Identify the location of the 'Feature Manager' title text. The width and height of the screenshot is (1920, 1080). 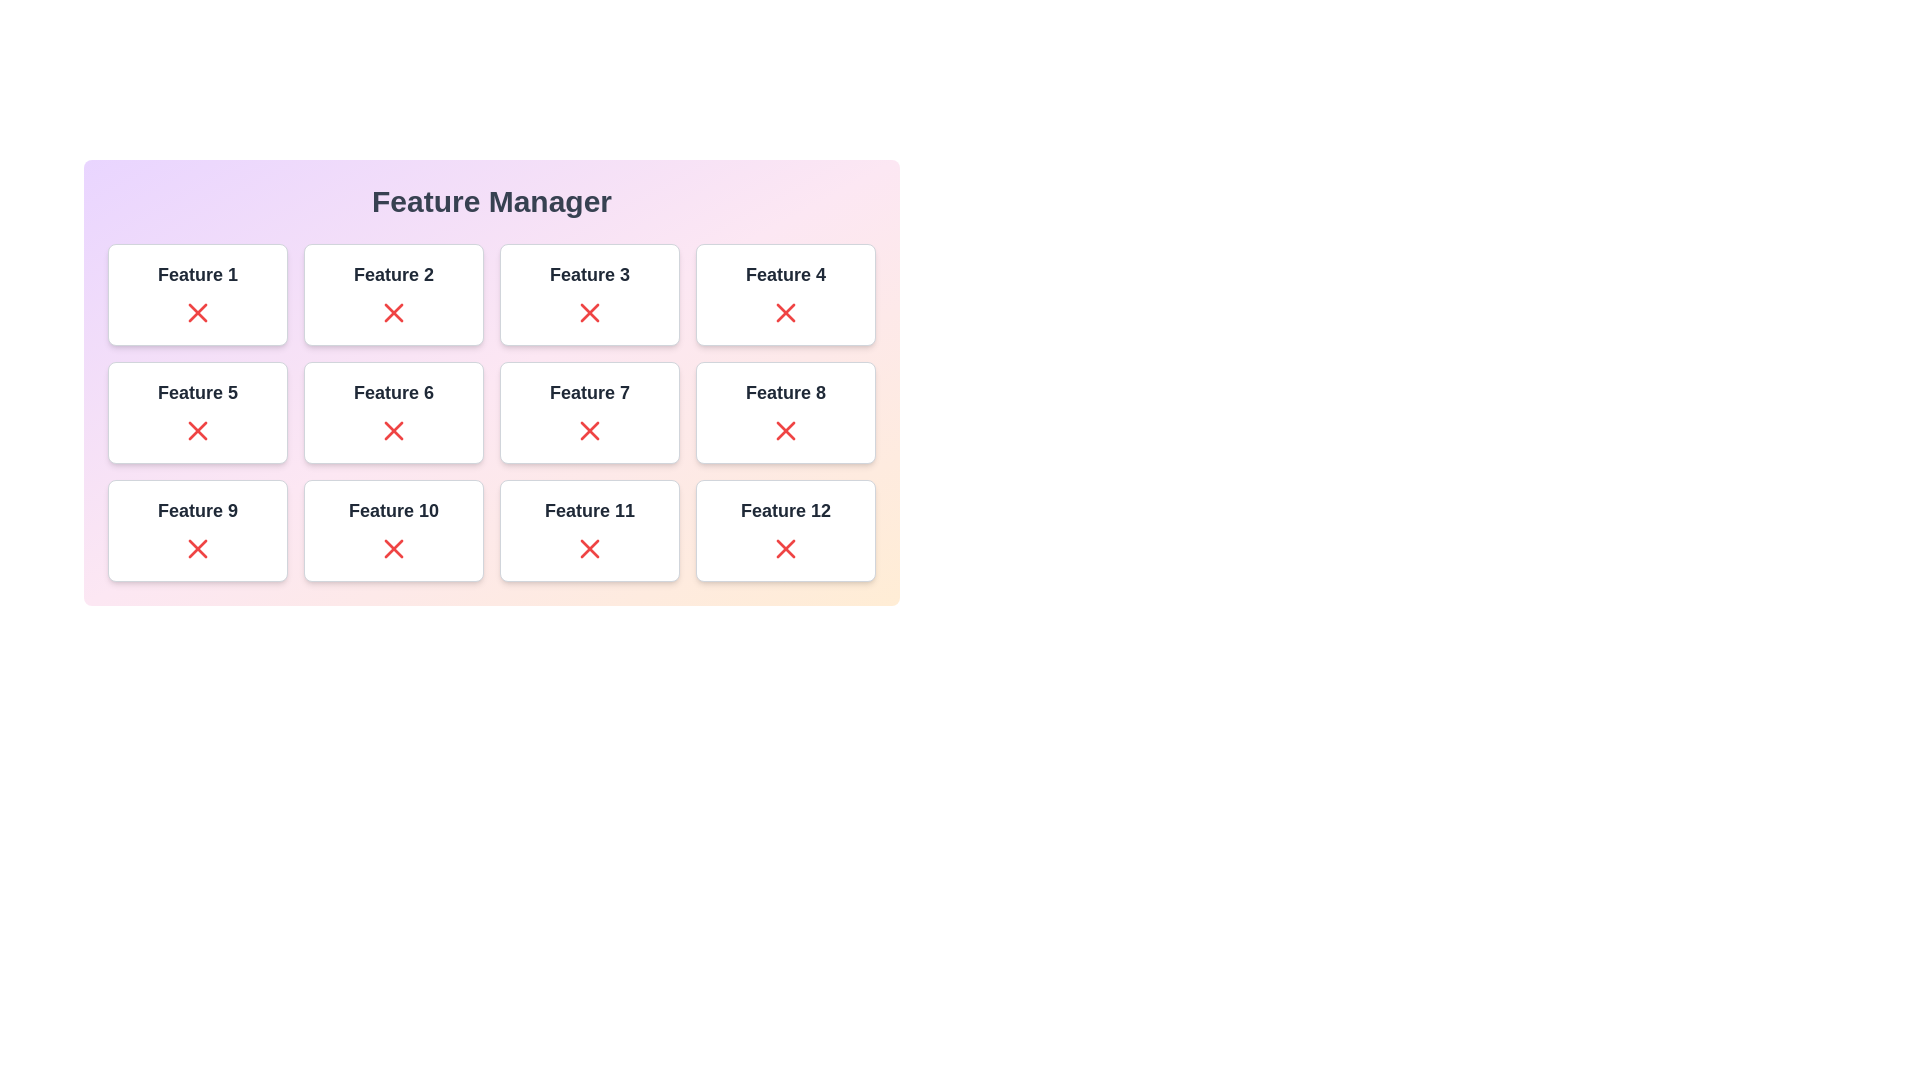
(491, 201).